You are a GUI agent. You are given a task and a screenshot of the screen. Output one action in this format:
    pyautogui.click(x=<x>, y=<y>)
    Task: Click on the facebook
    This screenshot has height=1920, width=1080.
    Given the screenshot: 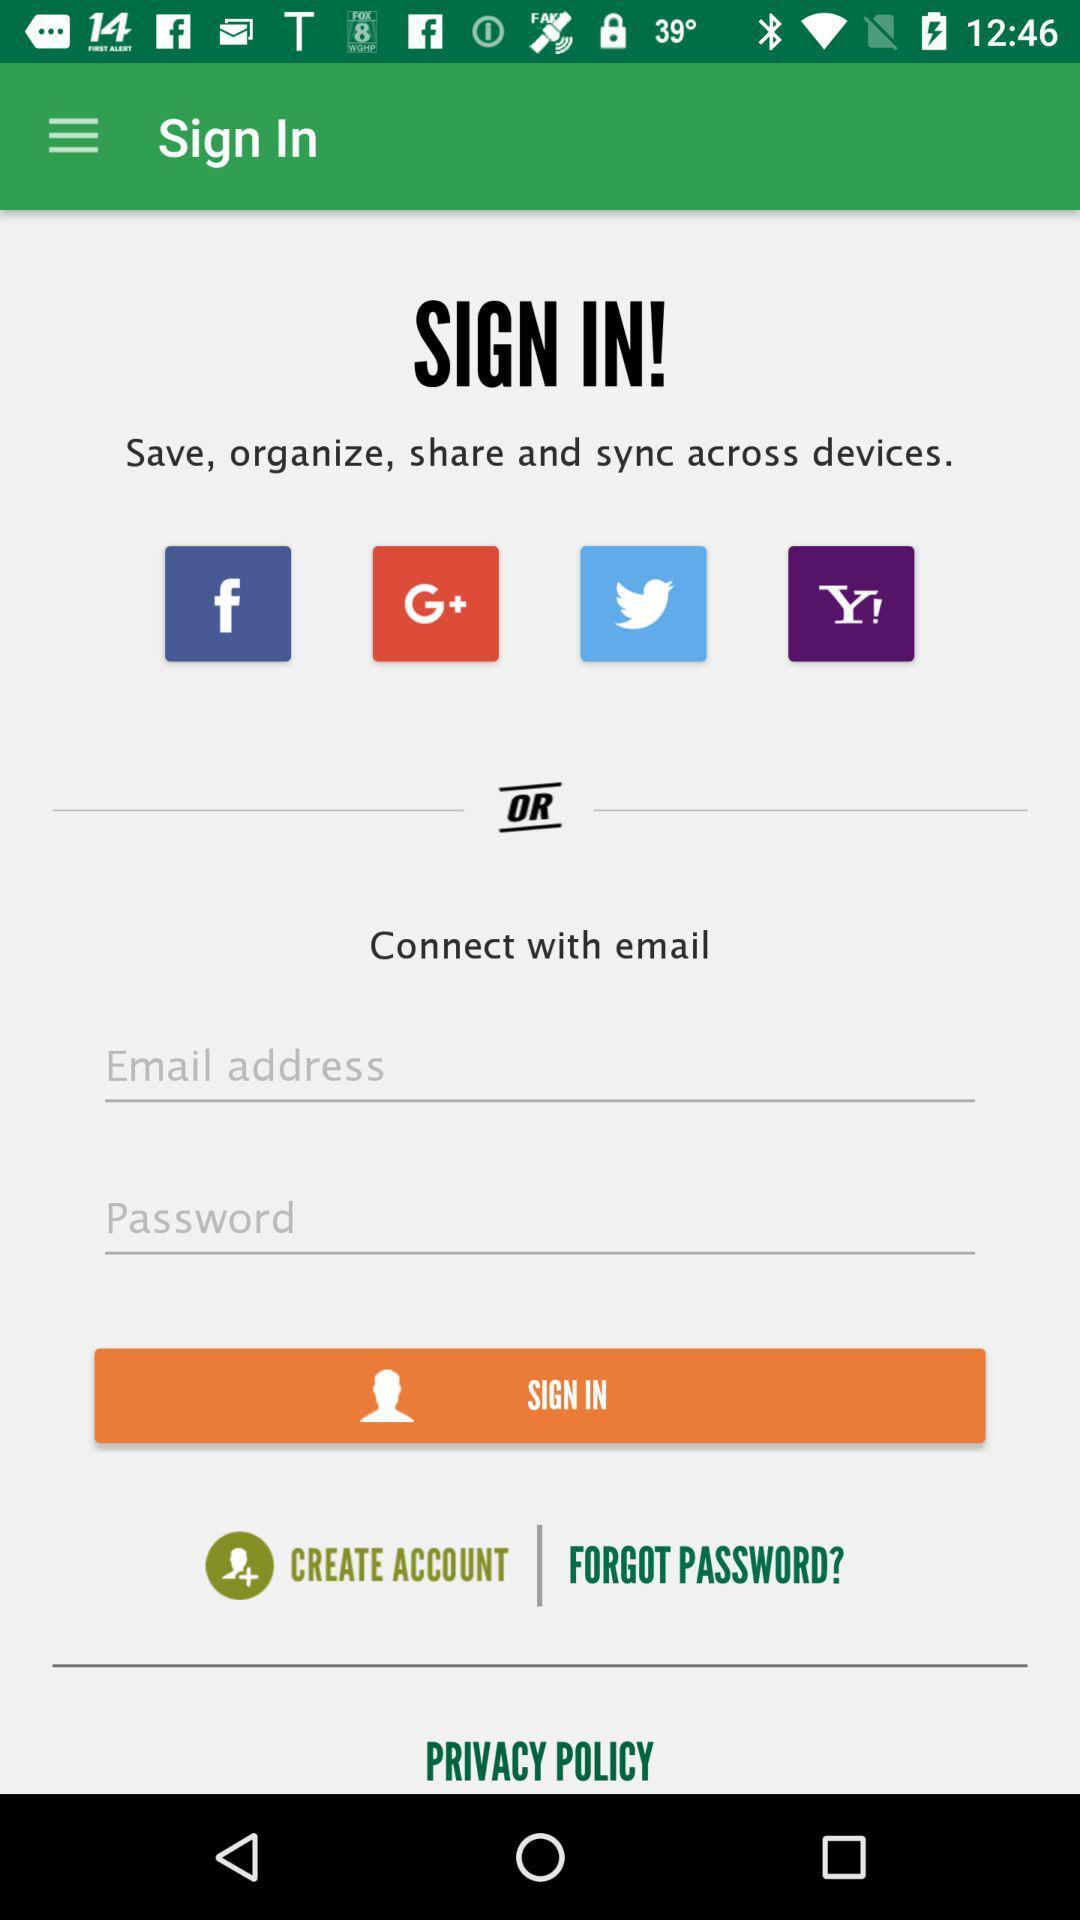 What is the action you would take?
    pyautogui.click(x=226, y=602)
    